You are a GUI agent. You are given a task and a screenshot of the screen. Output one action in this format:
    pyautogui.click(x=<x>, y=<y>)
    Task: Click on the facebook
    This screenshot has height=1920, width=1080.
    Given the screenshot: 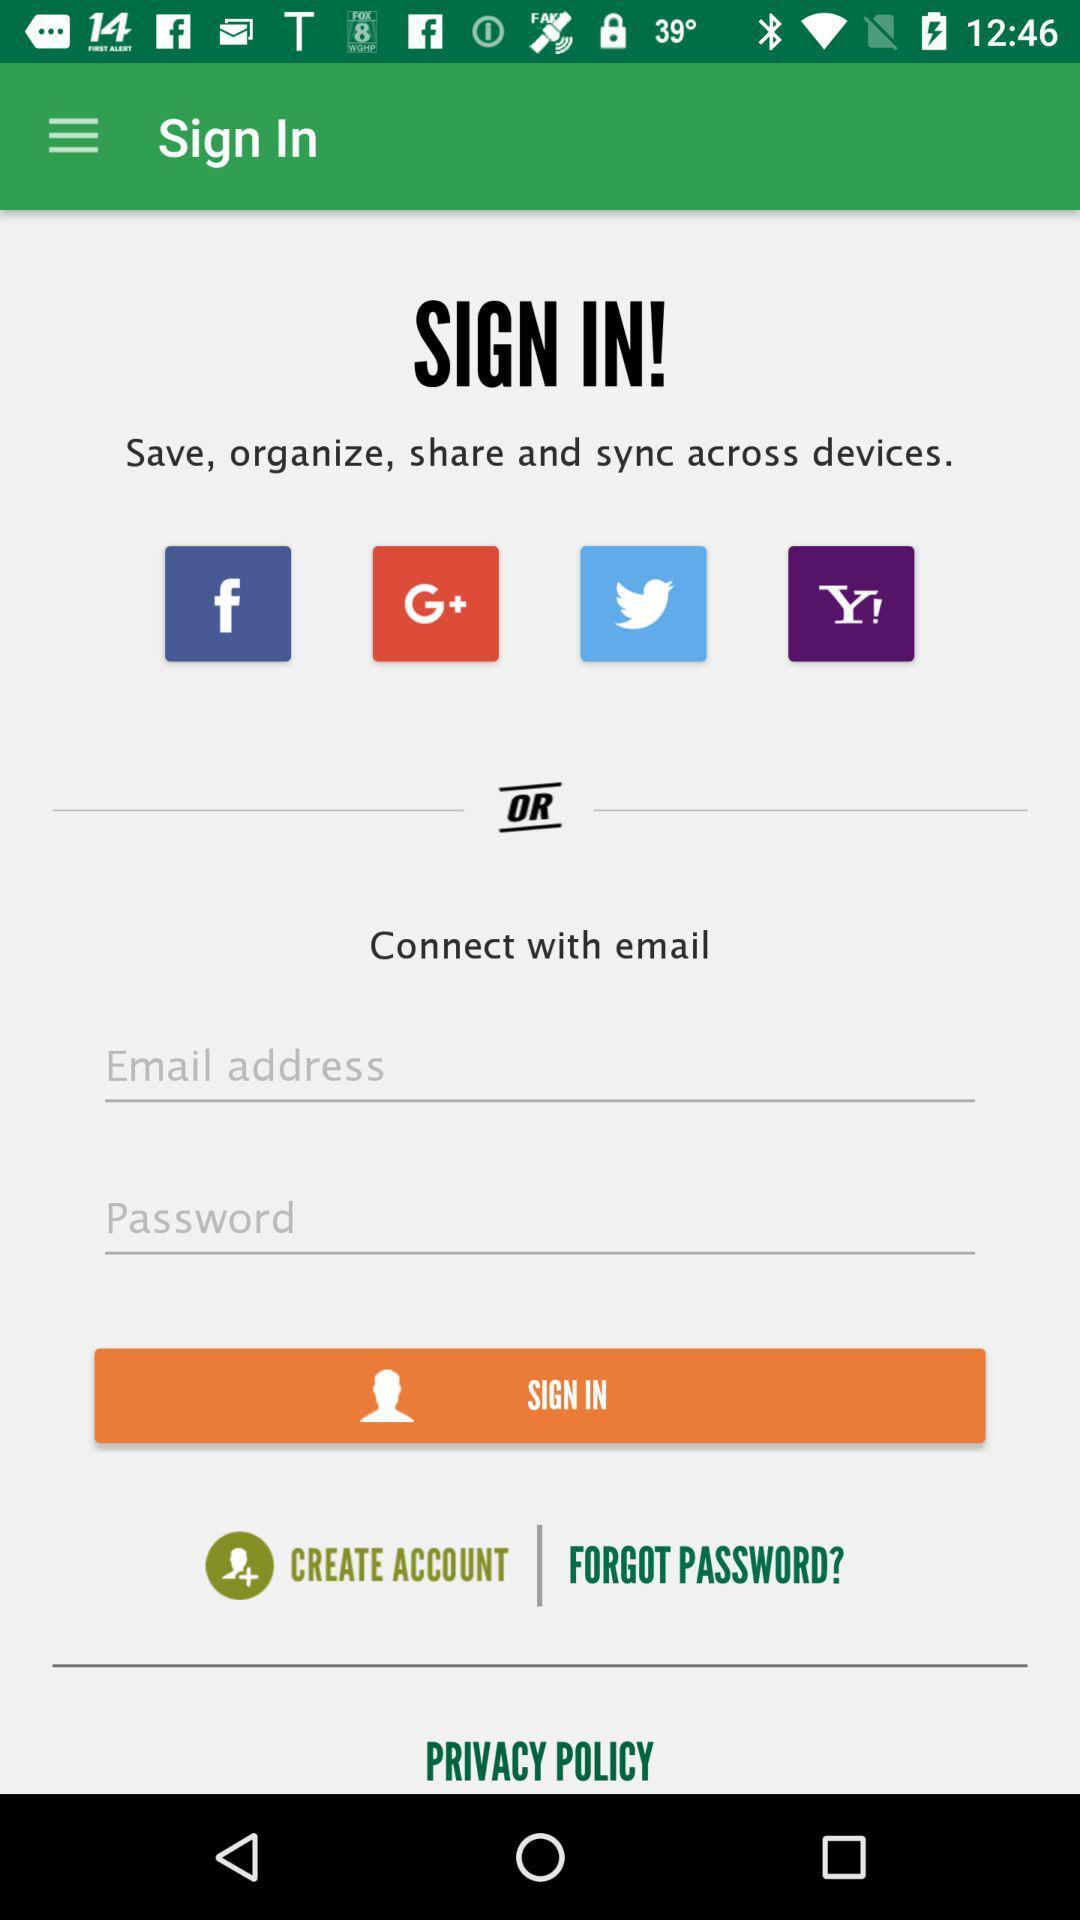 What is the action you would take?
    pyautogui.click(x=226, y=602)
    